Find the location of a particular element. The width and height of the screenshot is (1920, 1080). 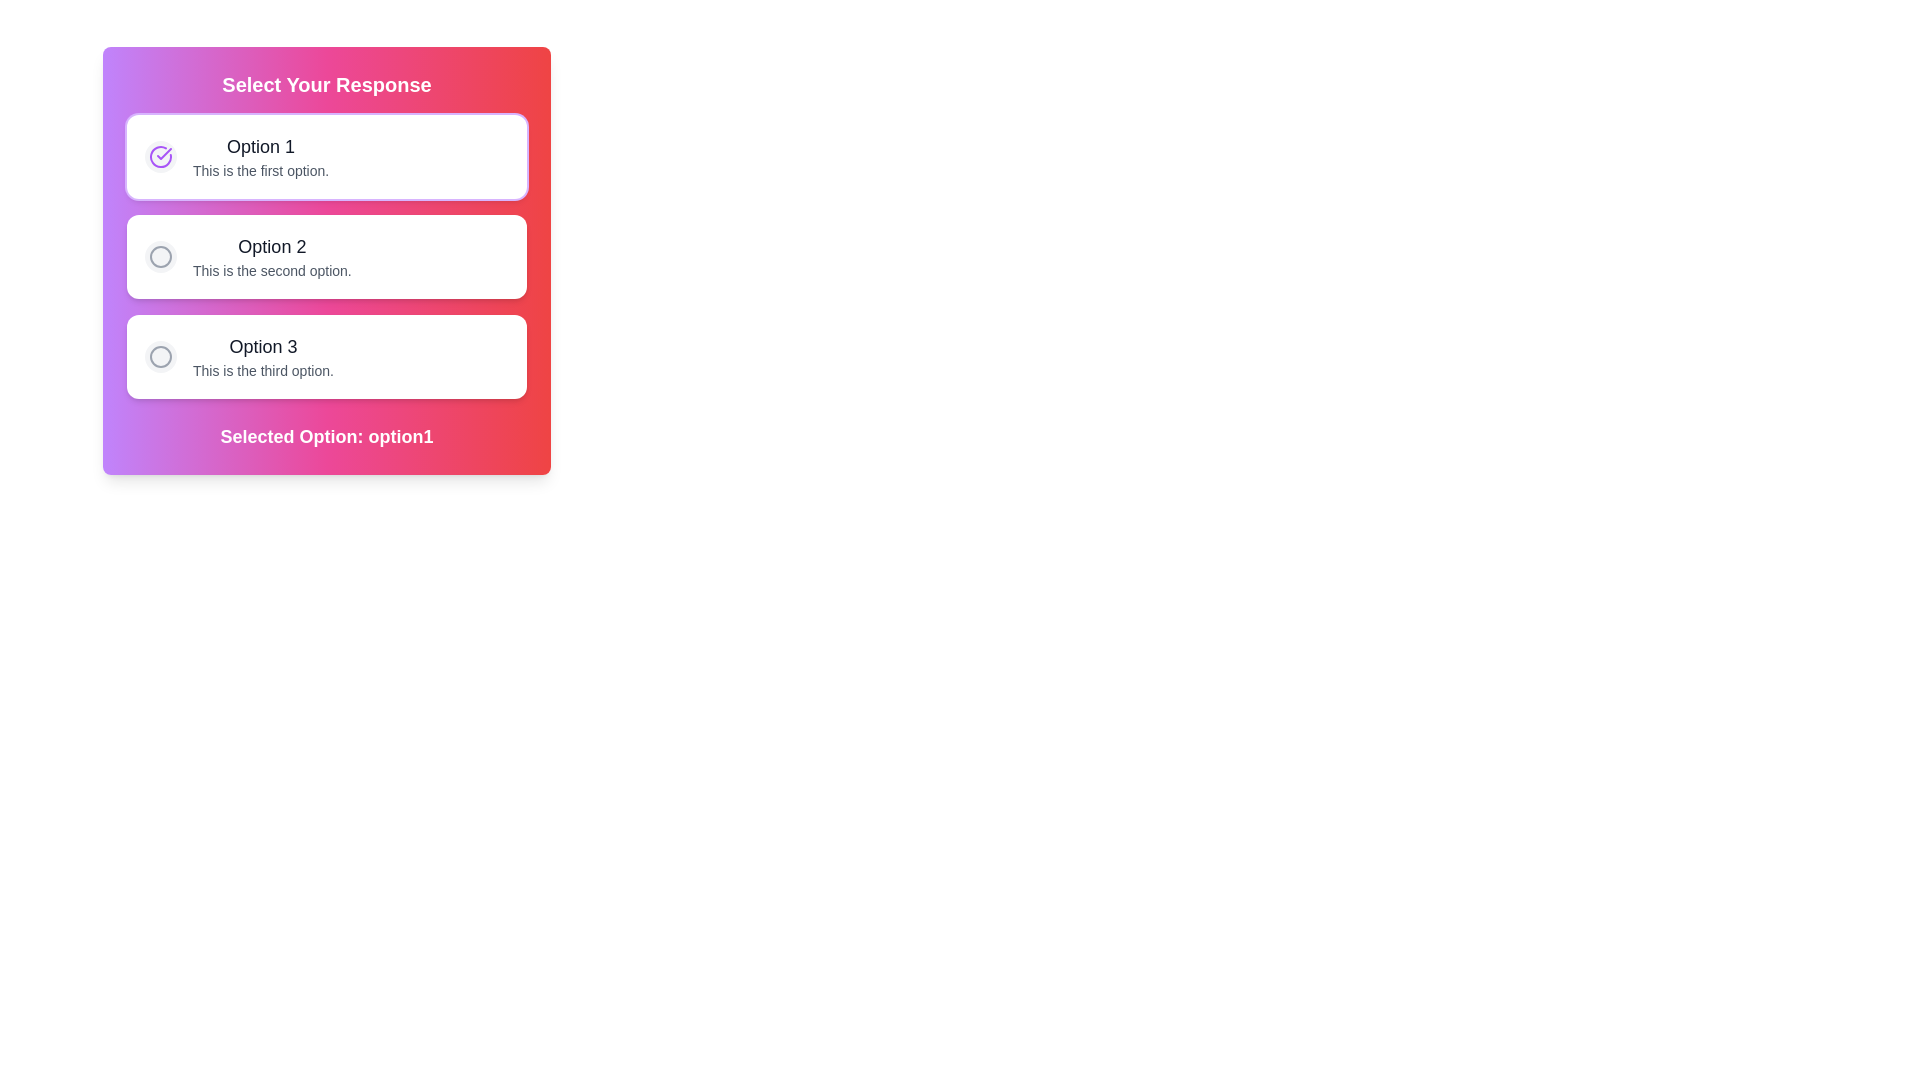

the text block displaying 'Option 2' with the subtitle 'This is the second option.', which is the second item in a vertically stacked selection list is located at coordinates (271, 256).